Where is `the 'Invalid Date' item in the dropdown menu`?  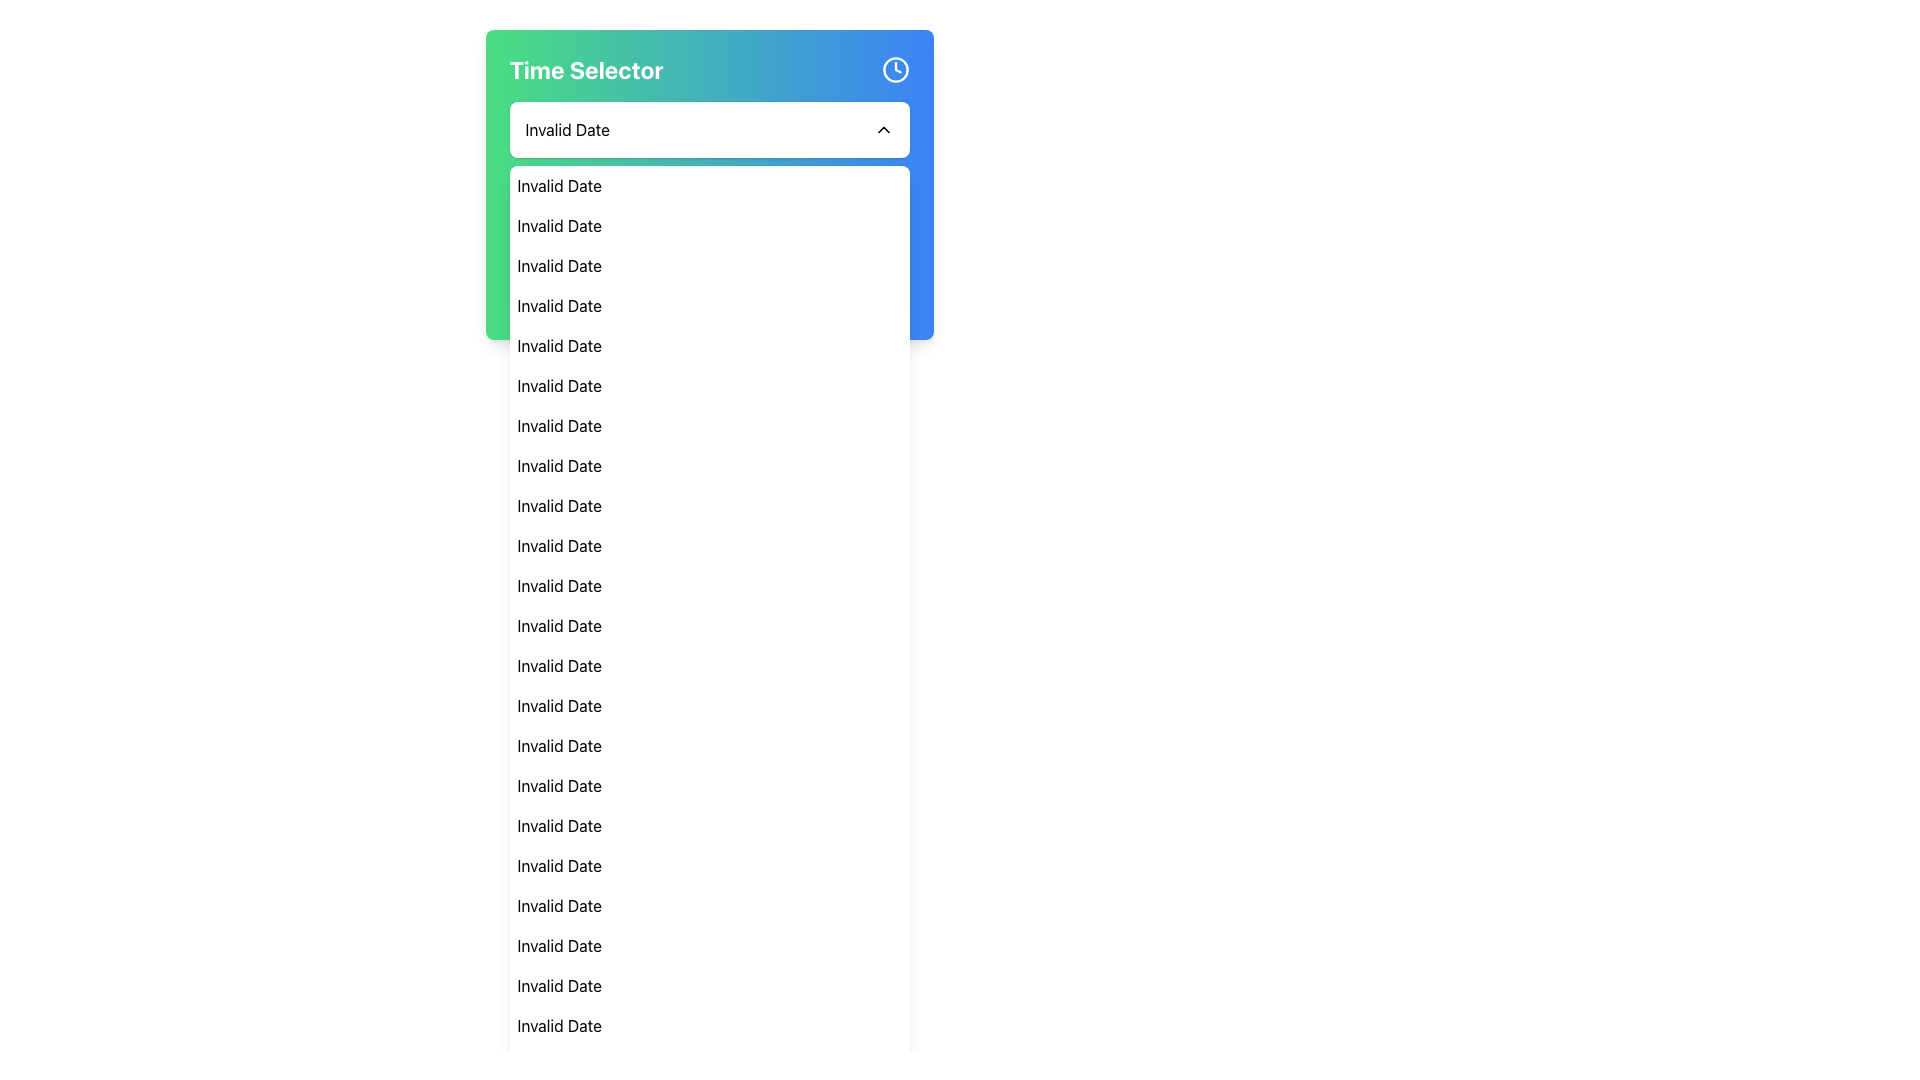
the 'Invalid Date' item in the dropdown menu is located at coordinates (709, 624).